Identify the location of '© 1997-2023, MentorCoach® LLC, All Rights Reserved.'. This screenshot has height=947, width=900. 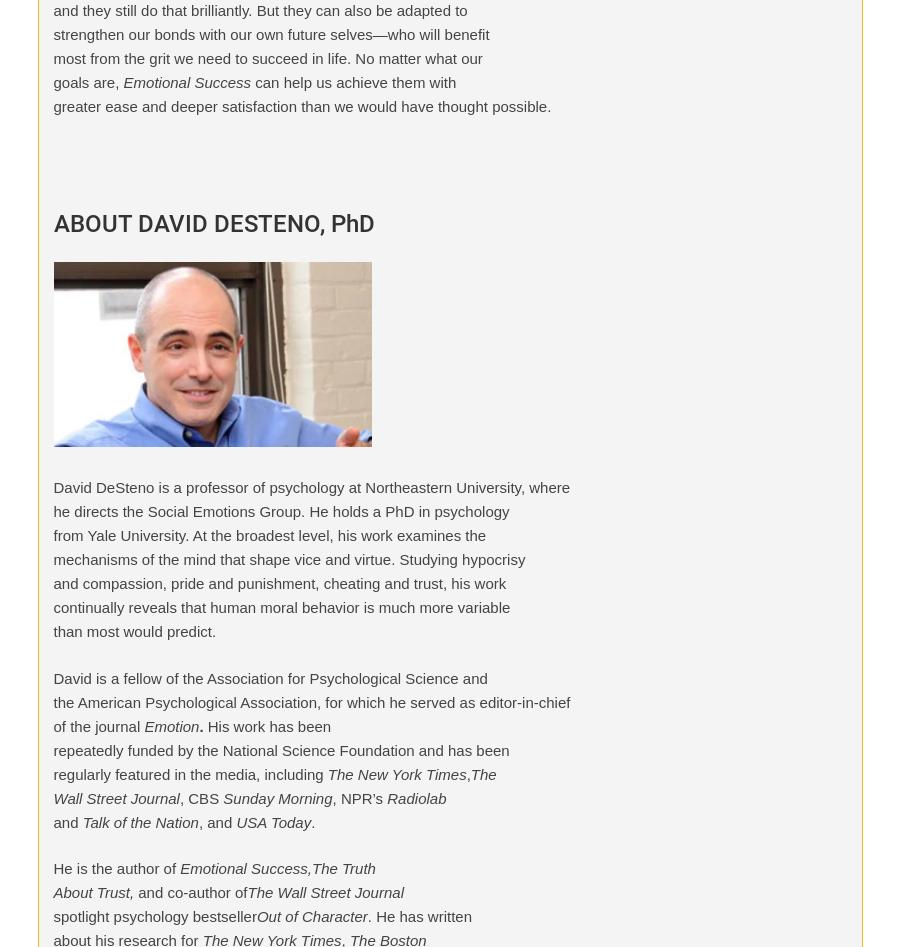
(153, 332).